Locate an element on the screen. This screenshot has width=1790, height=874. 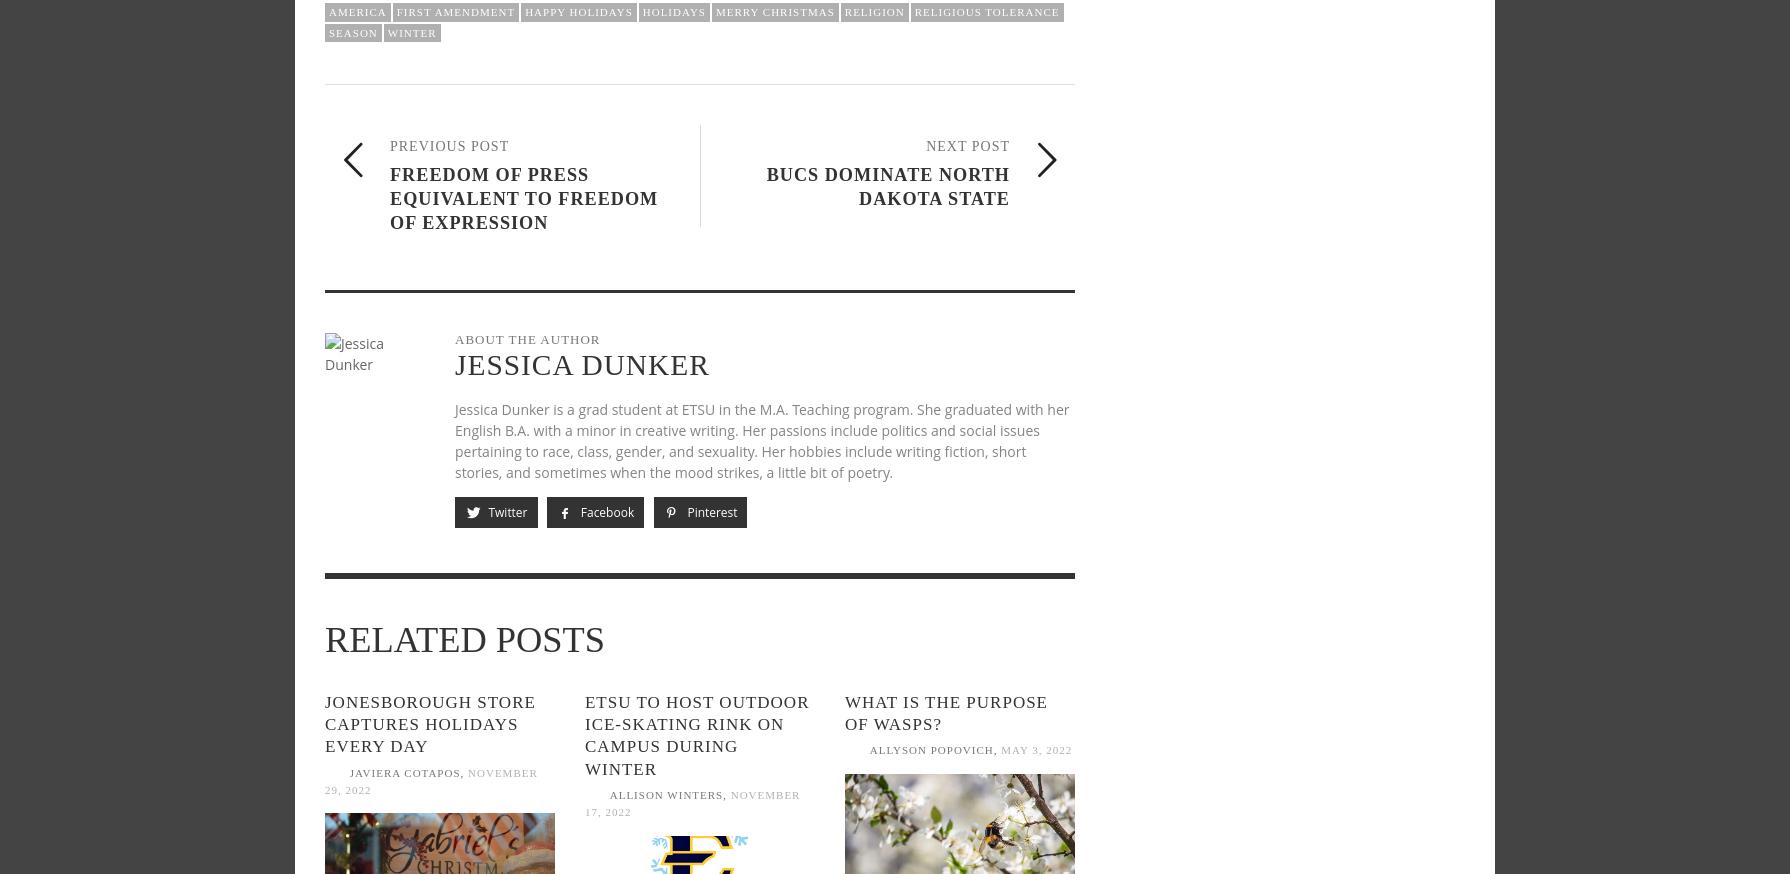
'Allison Winters' is located at coordinates (607, 793).